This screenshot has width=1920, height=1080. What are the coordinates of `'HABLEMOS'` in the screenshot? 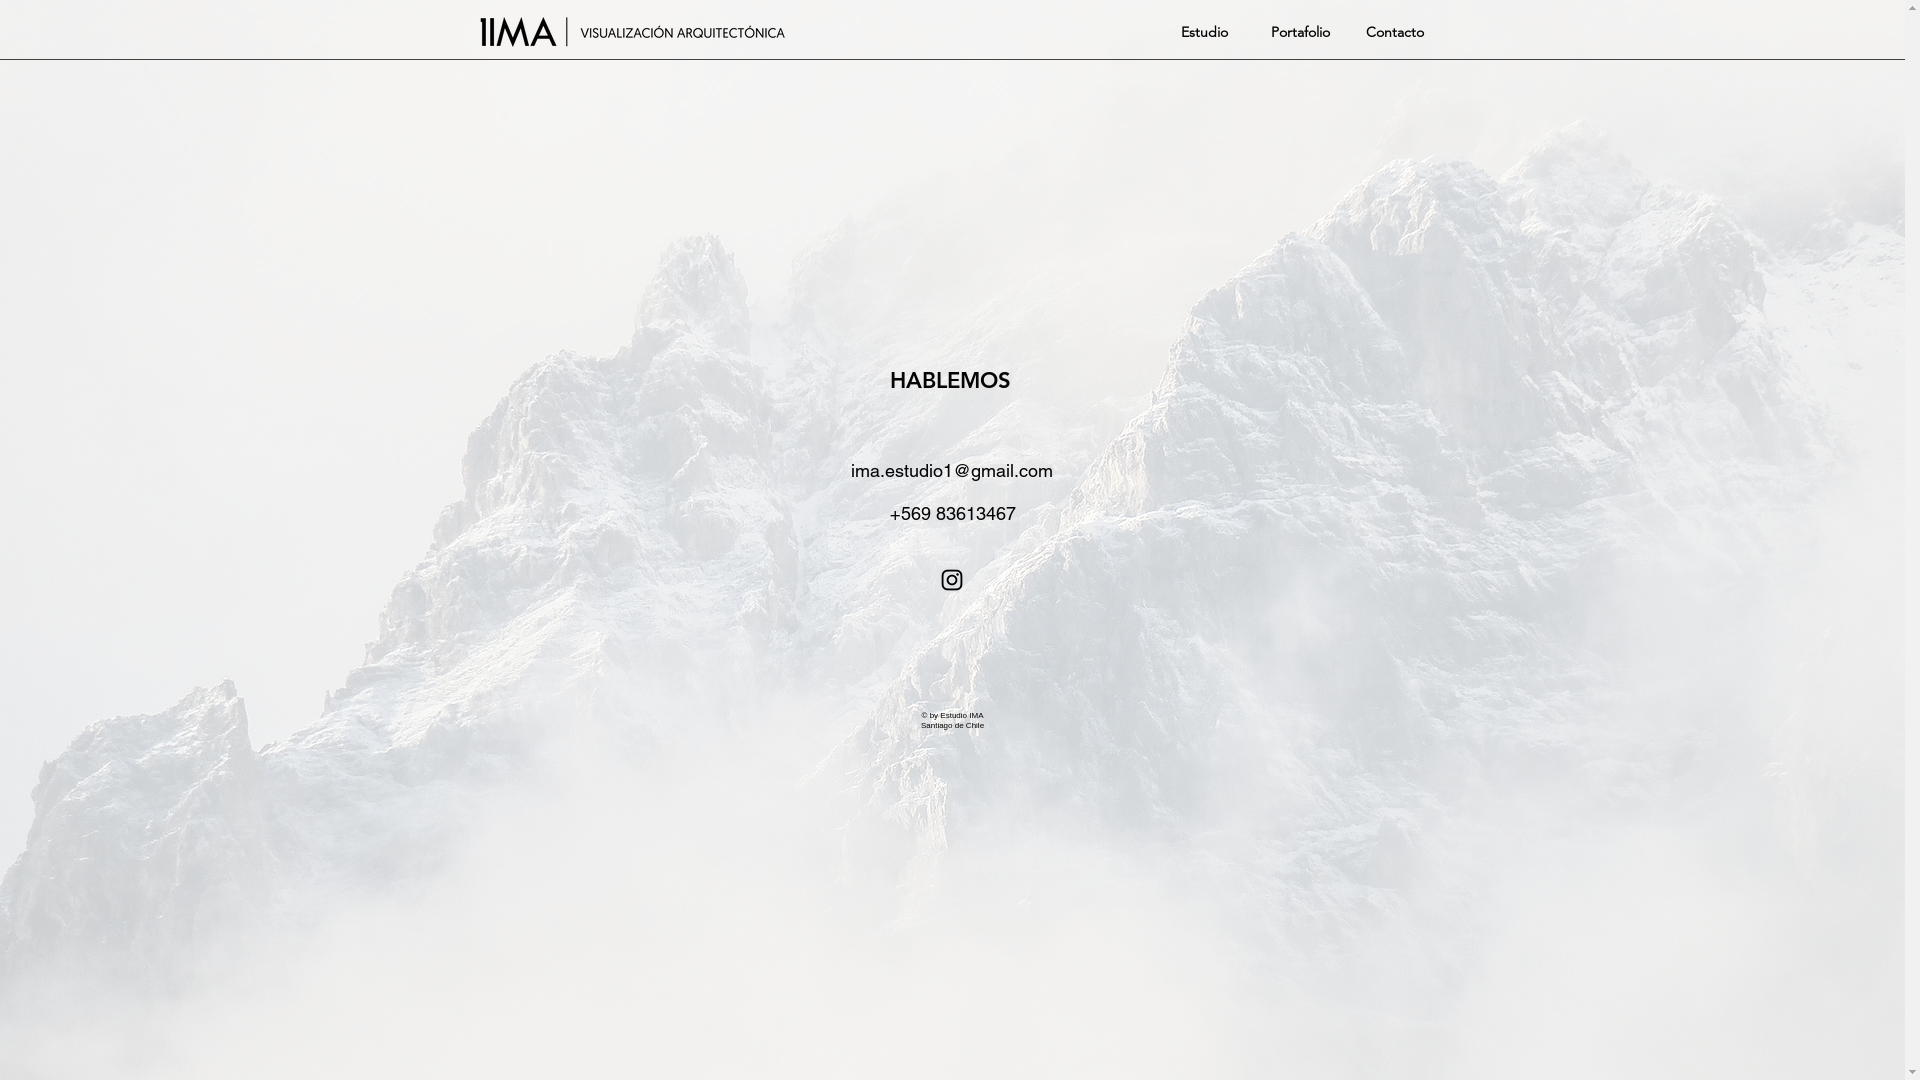 It's located at (888, 380).